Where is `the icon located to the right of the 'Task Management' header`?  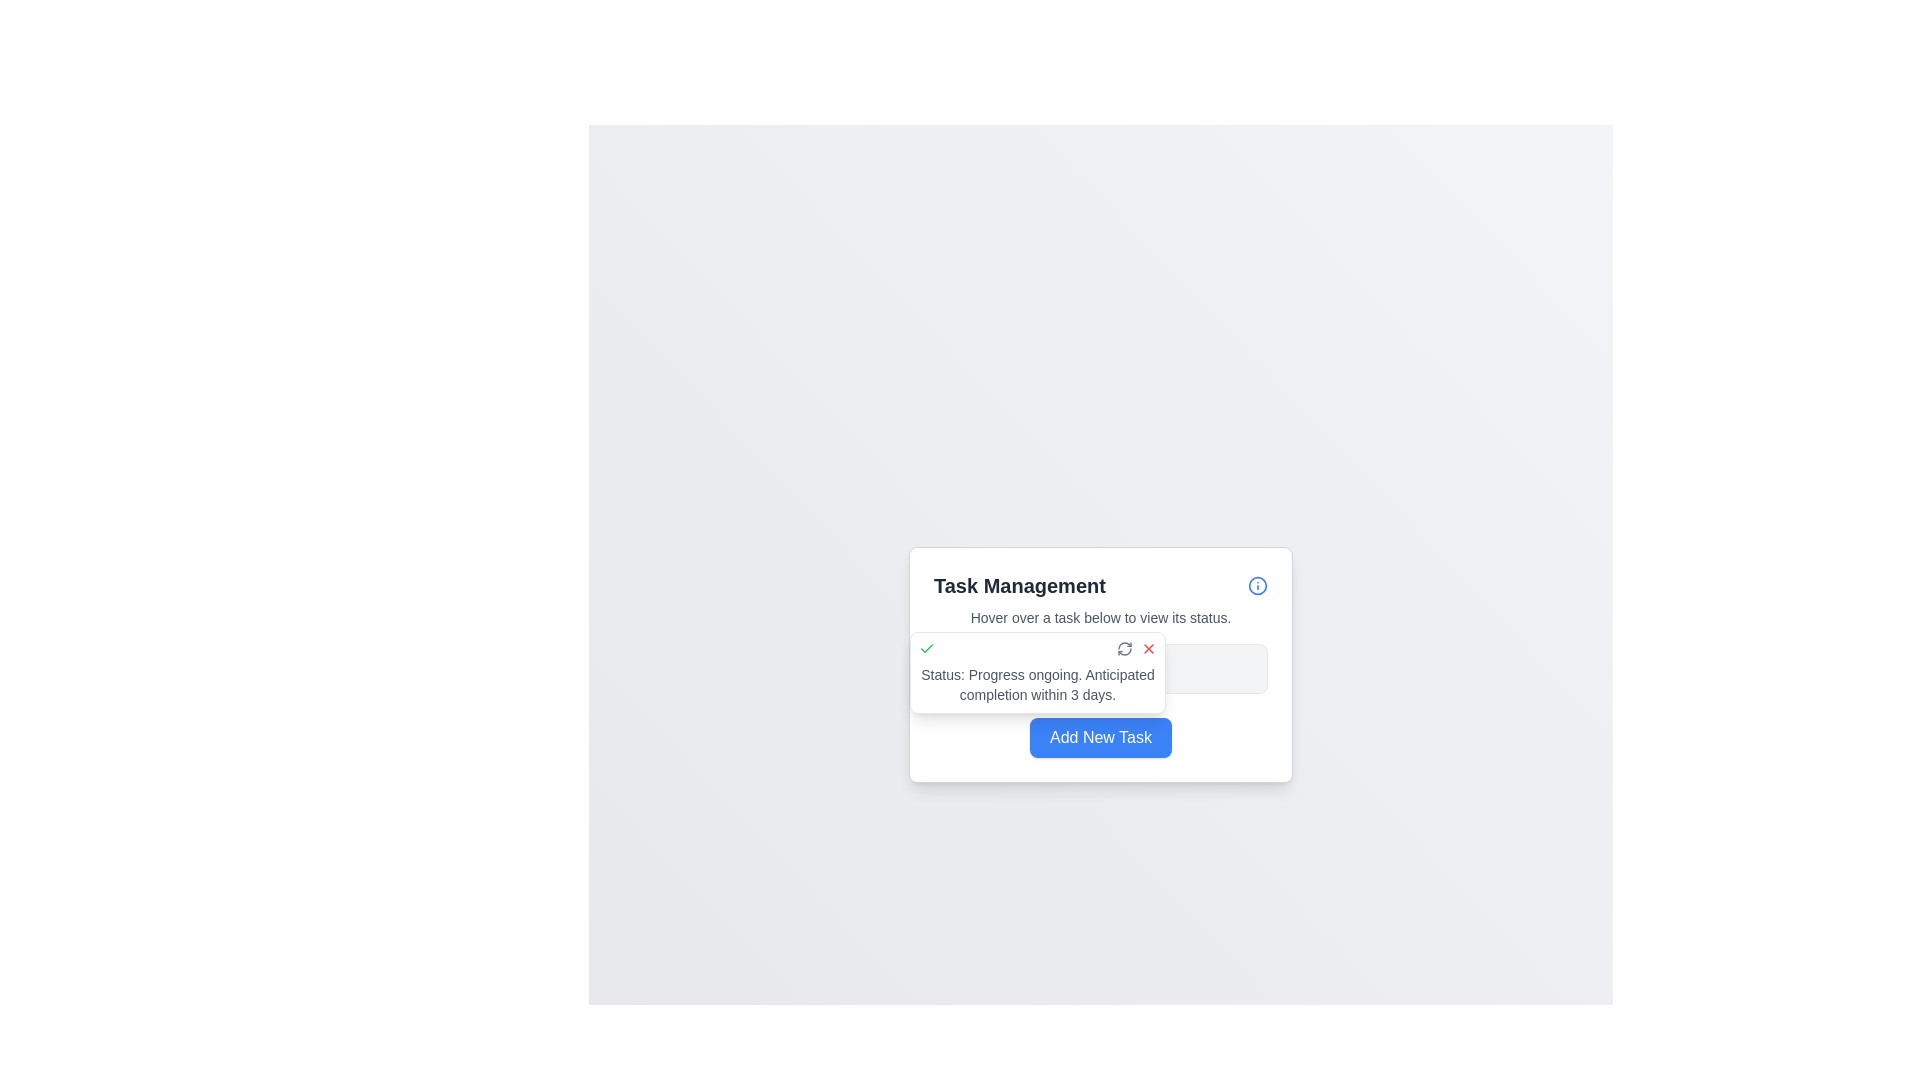
the icon located to the right of the 'Task Management' header is located at coordinates (1256, 585).